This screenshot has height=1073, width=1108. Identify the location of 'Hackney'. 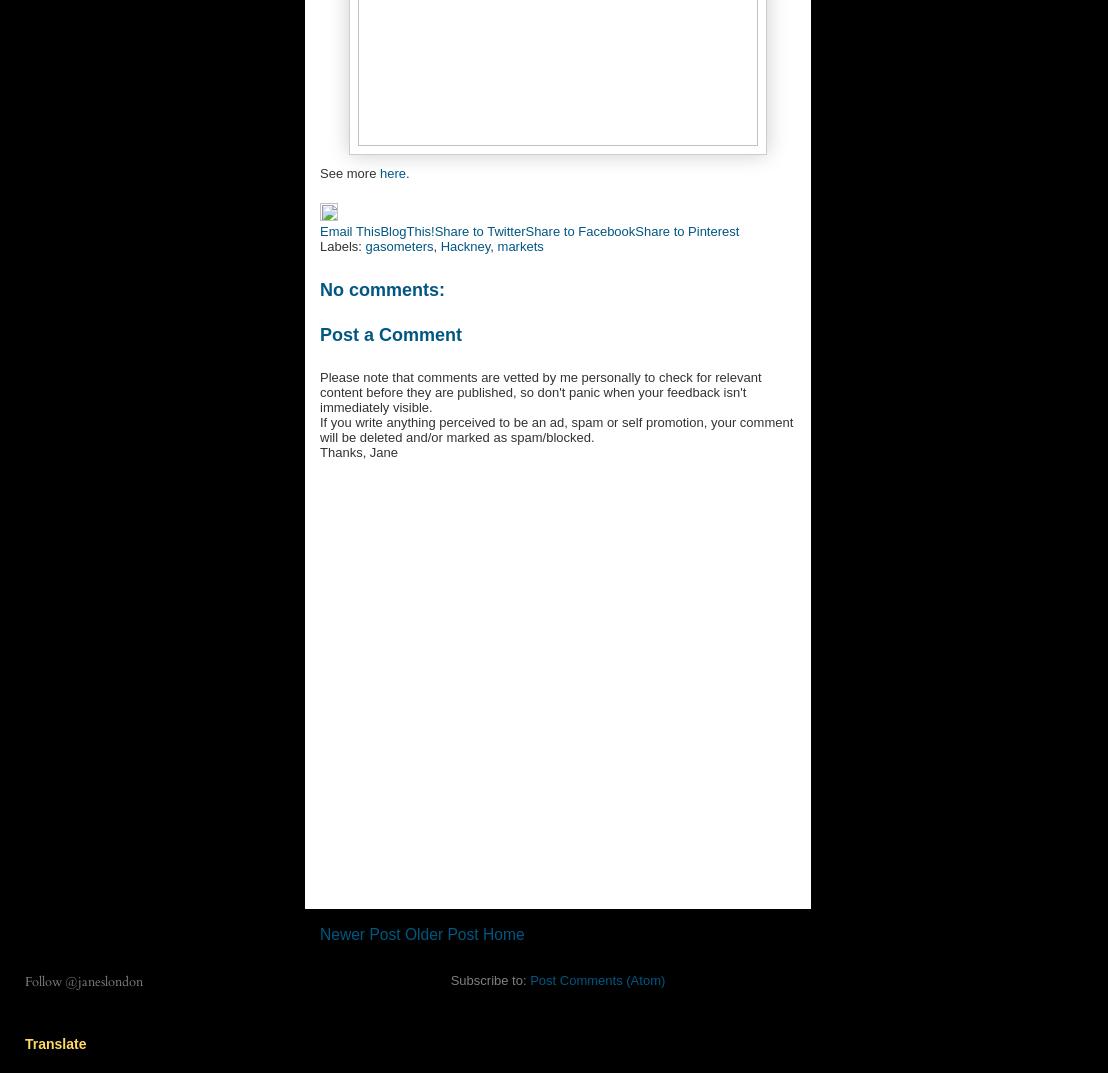
(465, 244).